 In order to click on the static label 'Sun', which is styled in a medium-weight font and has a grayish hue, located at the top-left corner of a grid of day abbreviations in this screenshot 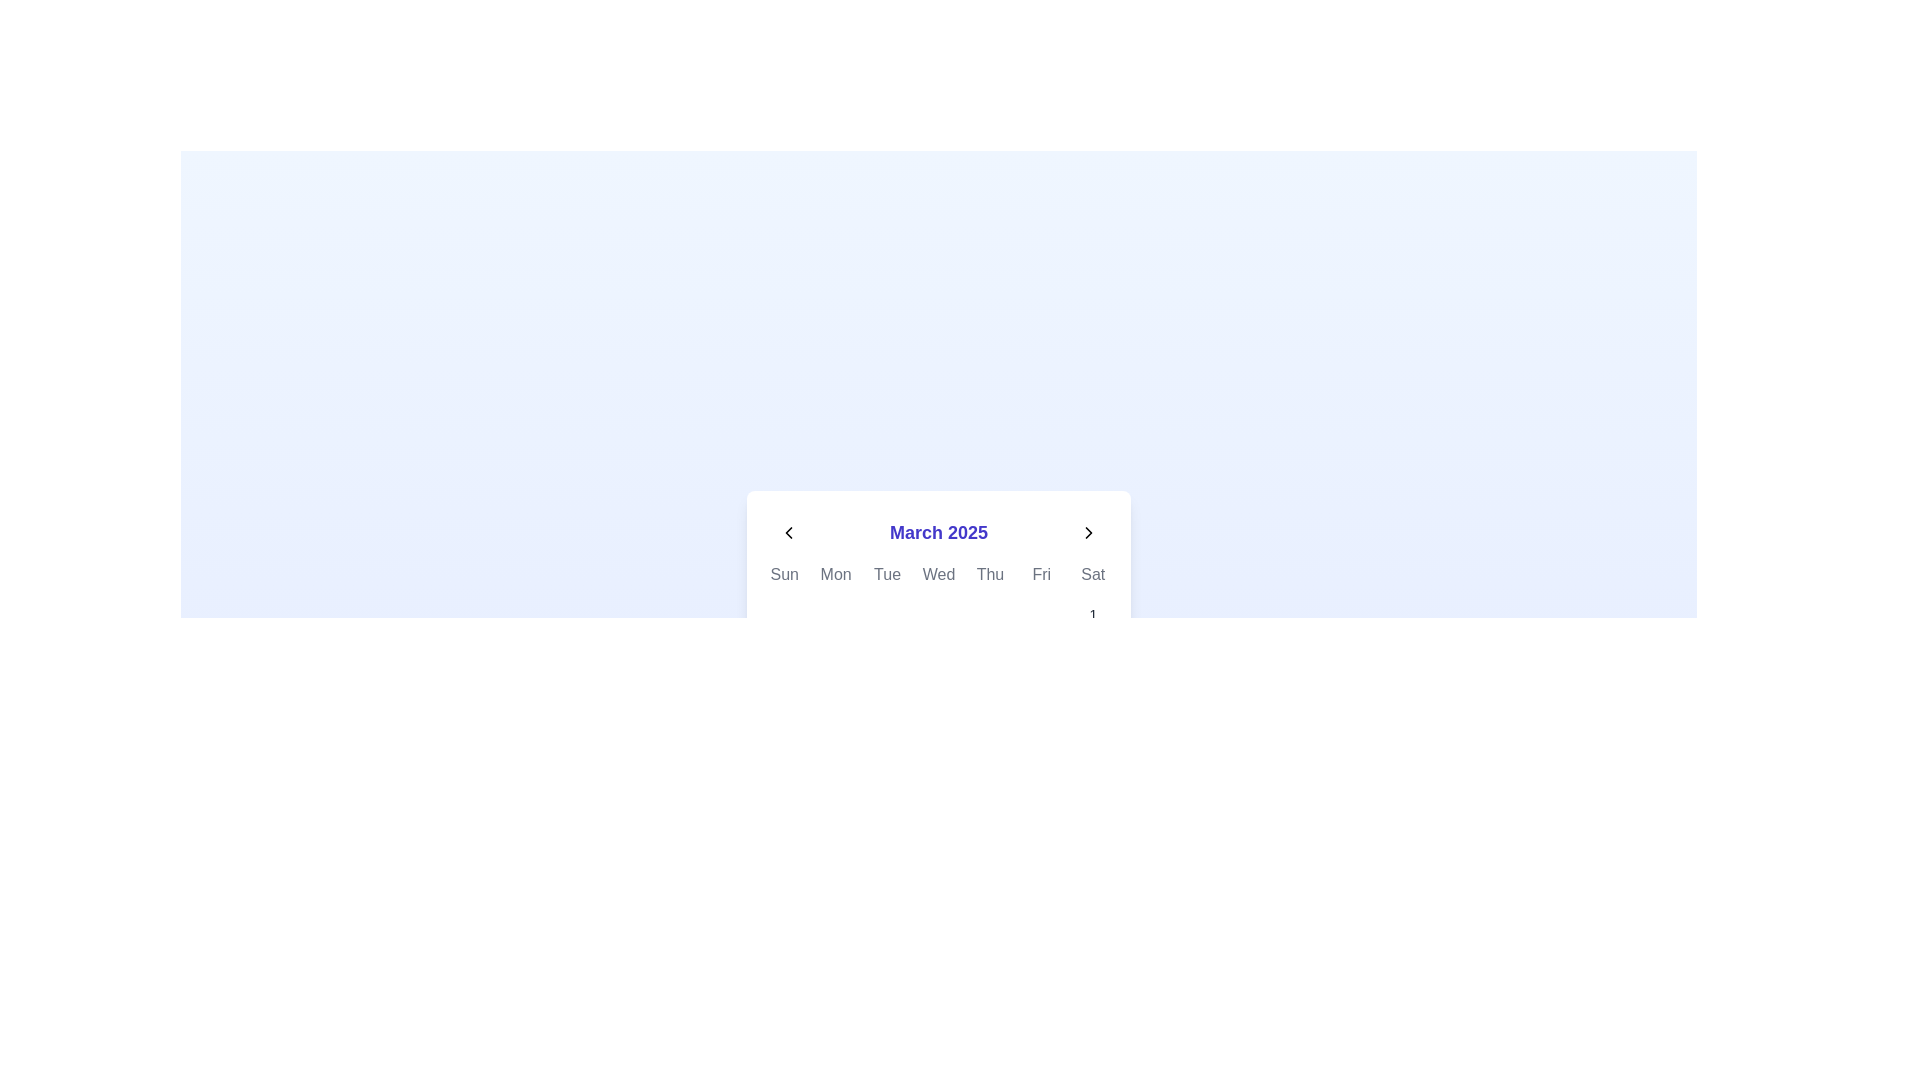, I will do `click(783, 574)`.